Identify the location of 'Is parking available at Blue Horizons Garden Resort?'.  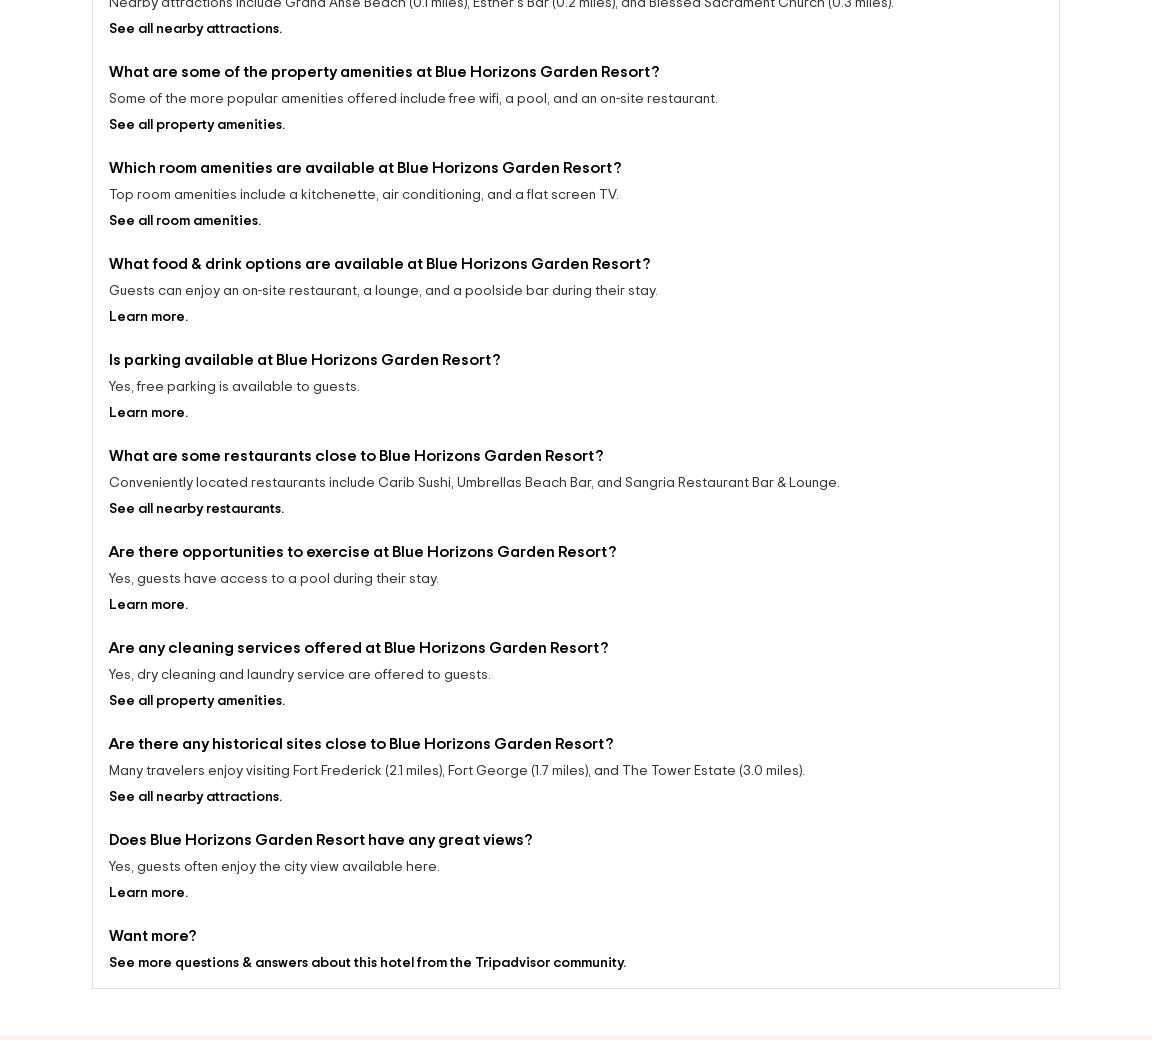
(303, 364).